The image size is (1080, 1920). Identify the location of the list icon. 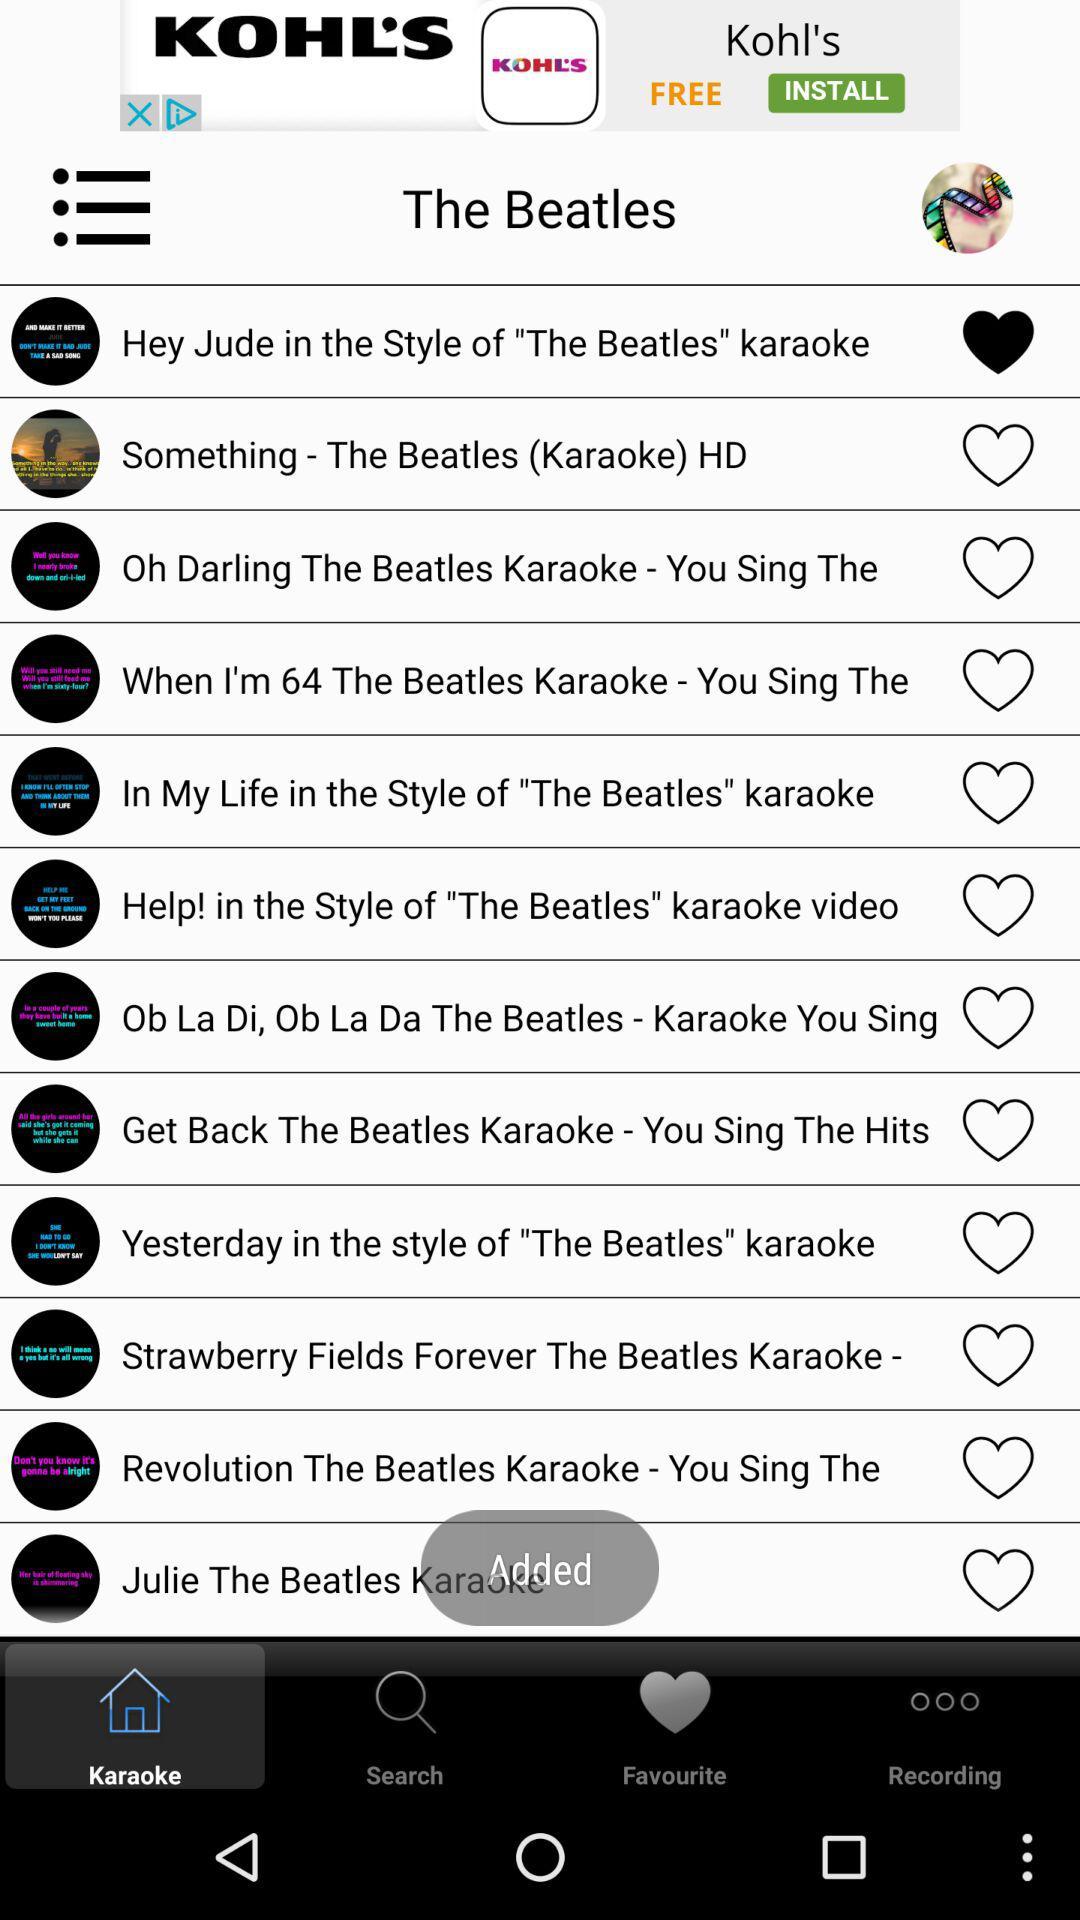
(102, 222).